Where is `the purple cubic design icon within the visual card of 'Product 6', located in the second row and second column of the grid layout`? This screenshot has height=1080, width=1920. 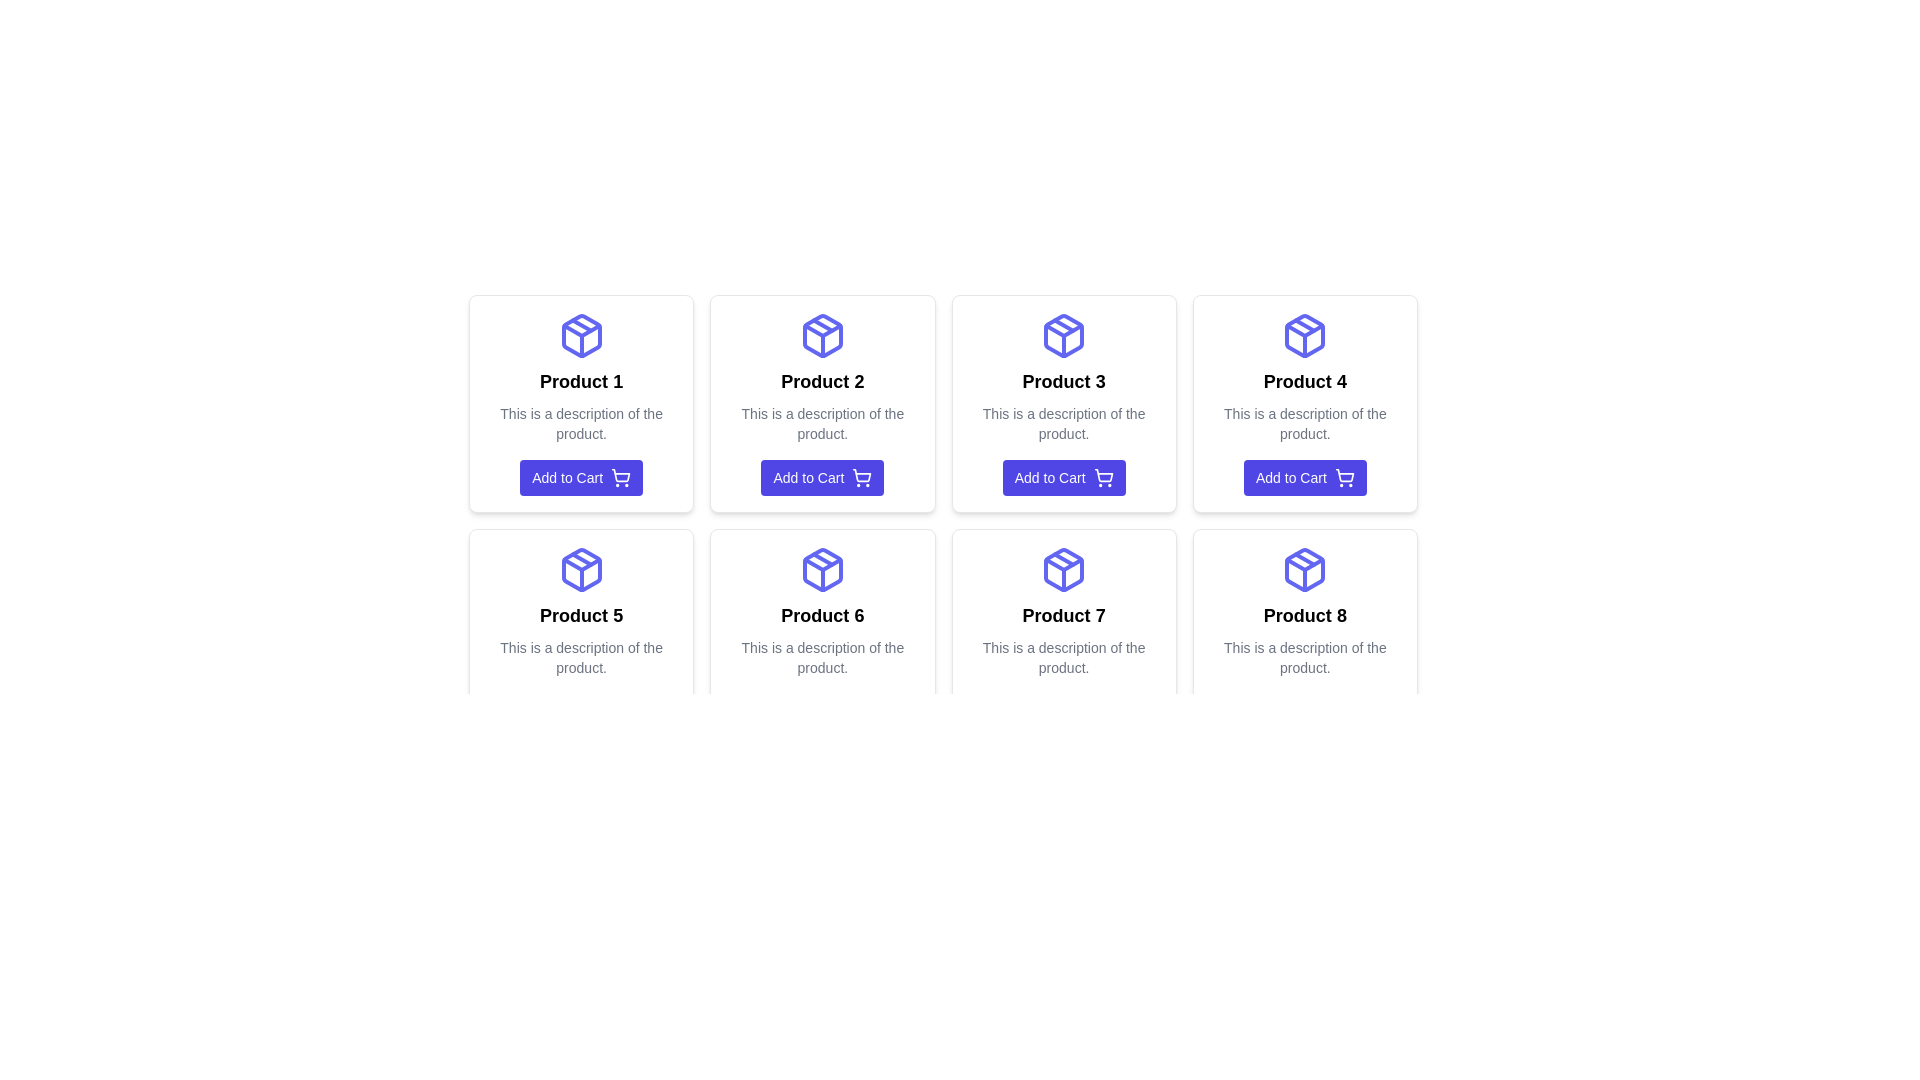
the purple cubic design icon within the visual card of 'Product 6', located in the second row and second column of the grid layout is located at coordinates (822, 570).